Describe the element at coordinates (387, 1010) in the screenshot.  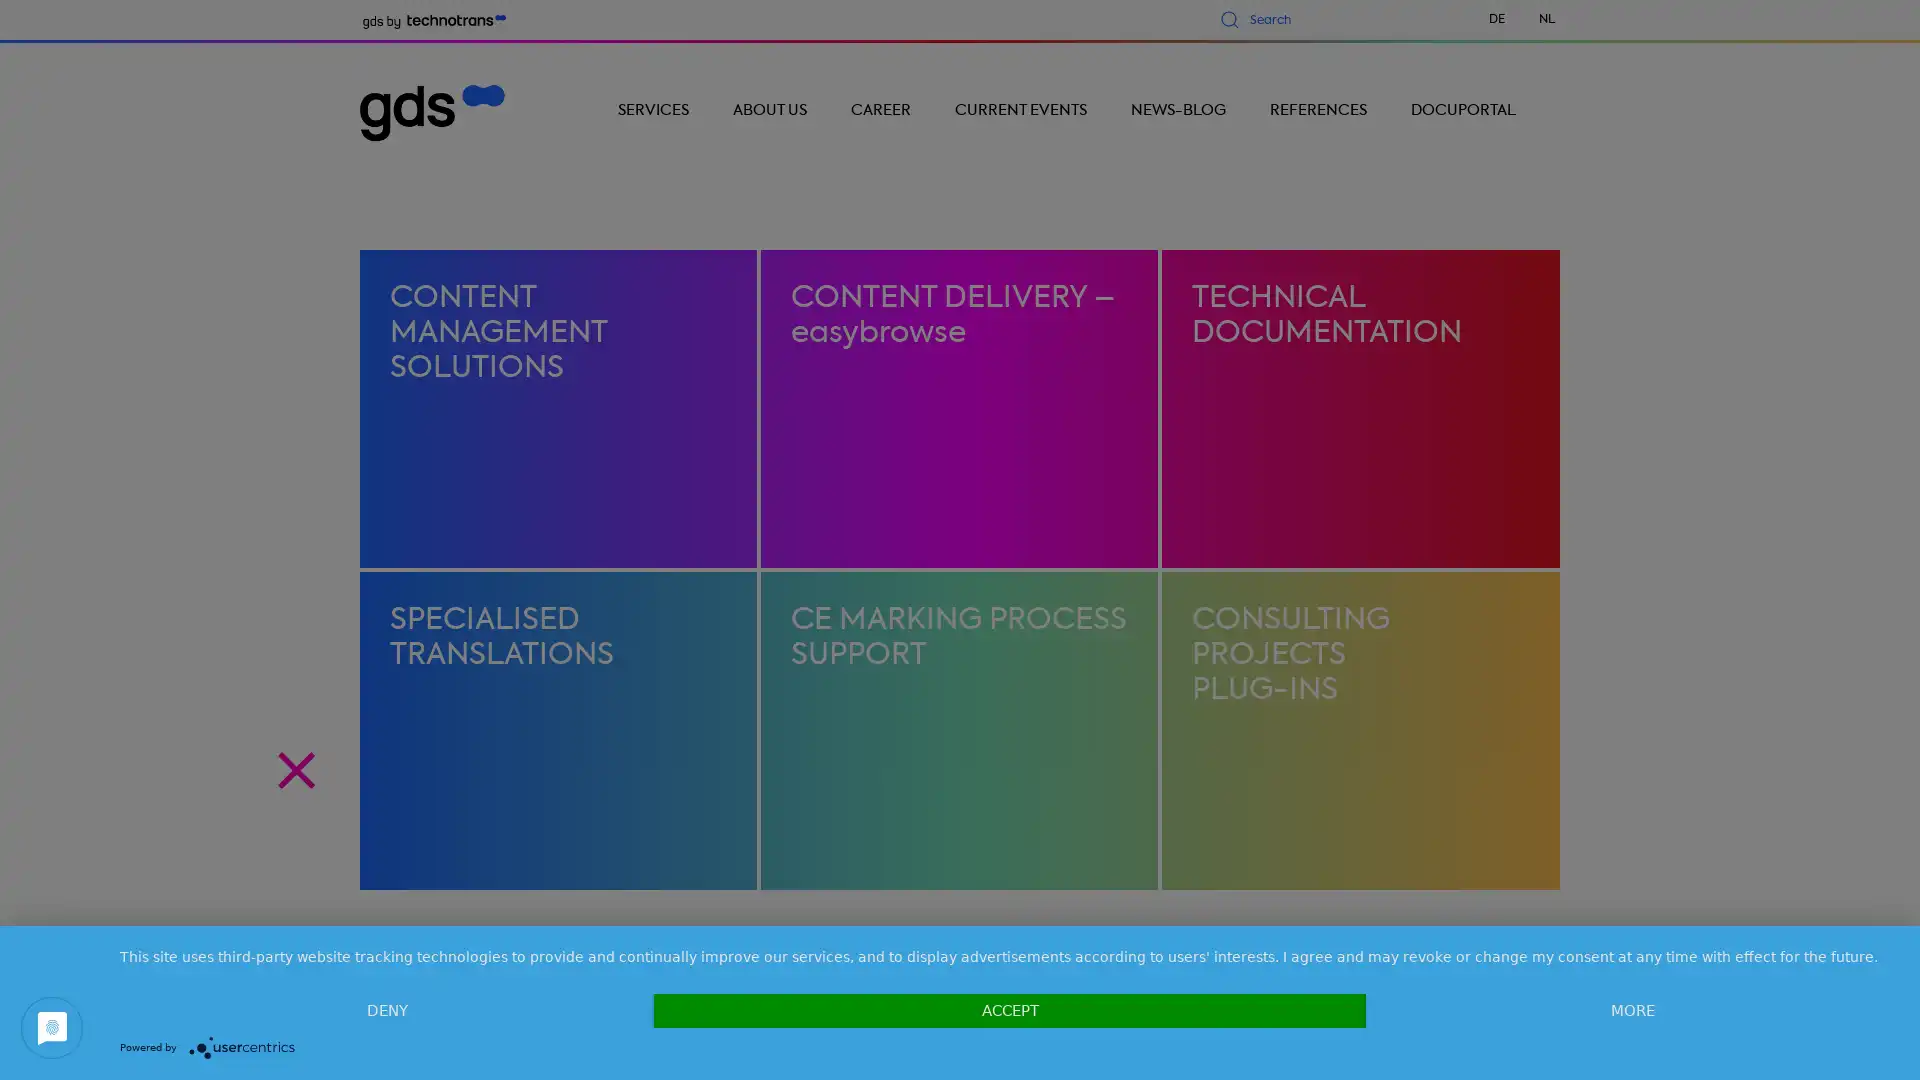
I see `Deny` at that location.